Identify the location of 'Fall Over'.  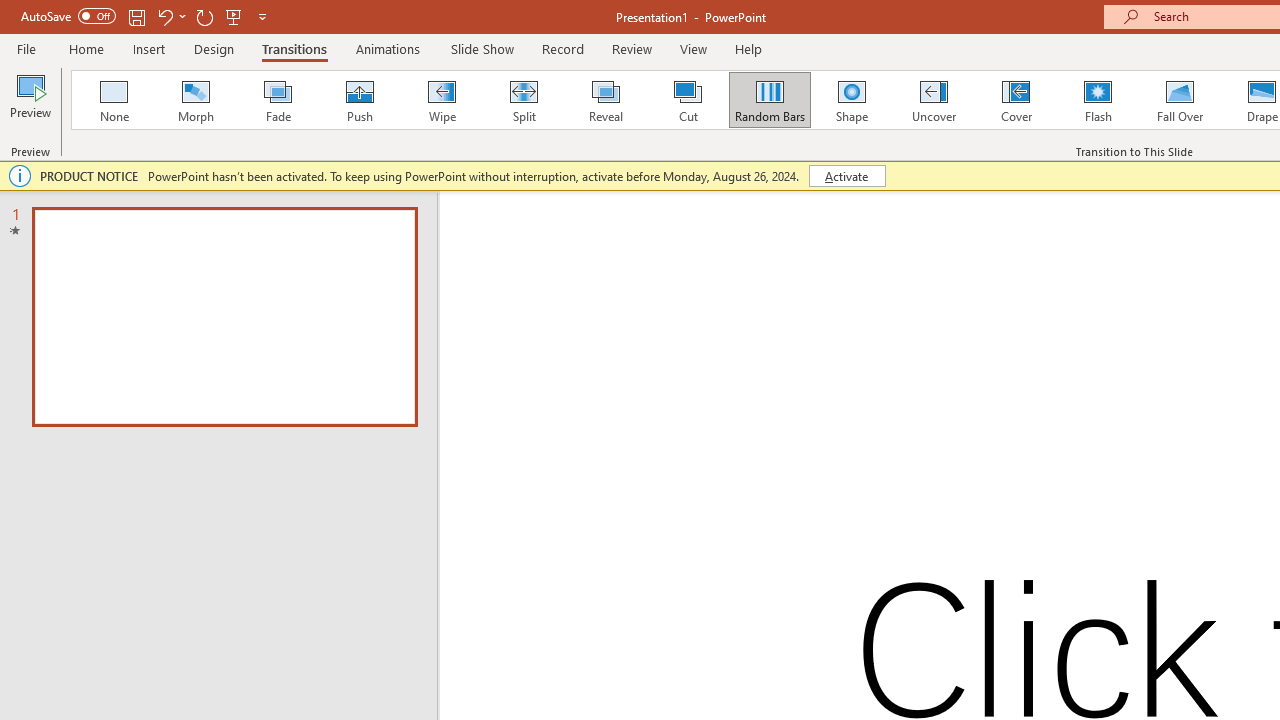
(1180, 100).